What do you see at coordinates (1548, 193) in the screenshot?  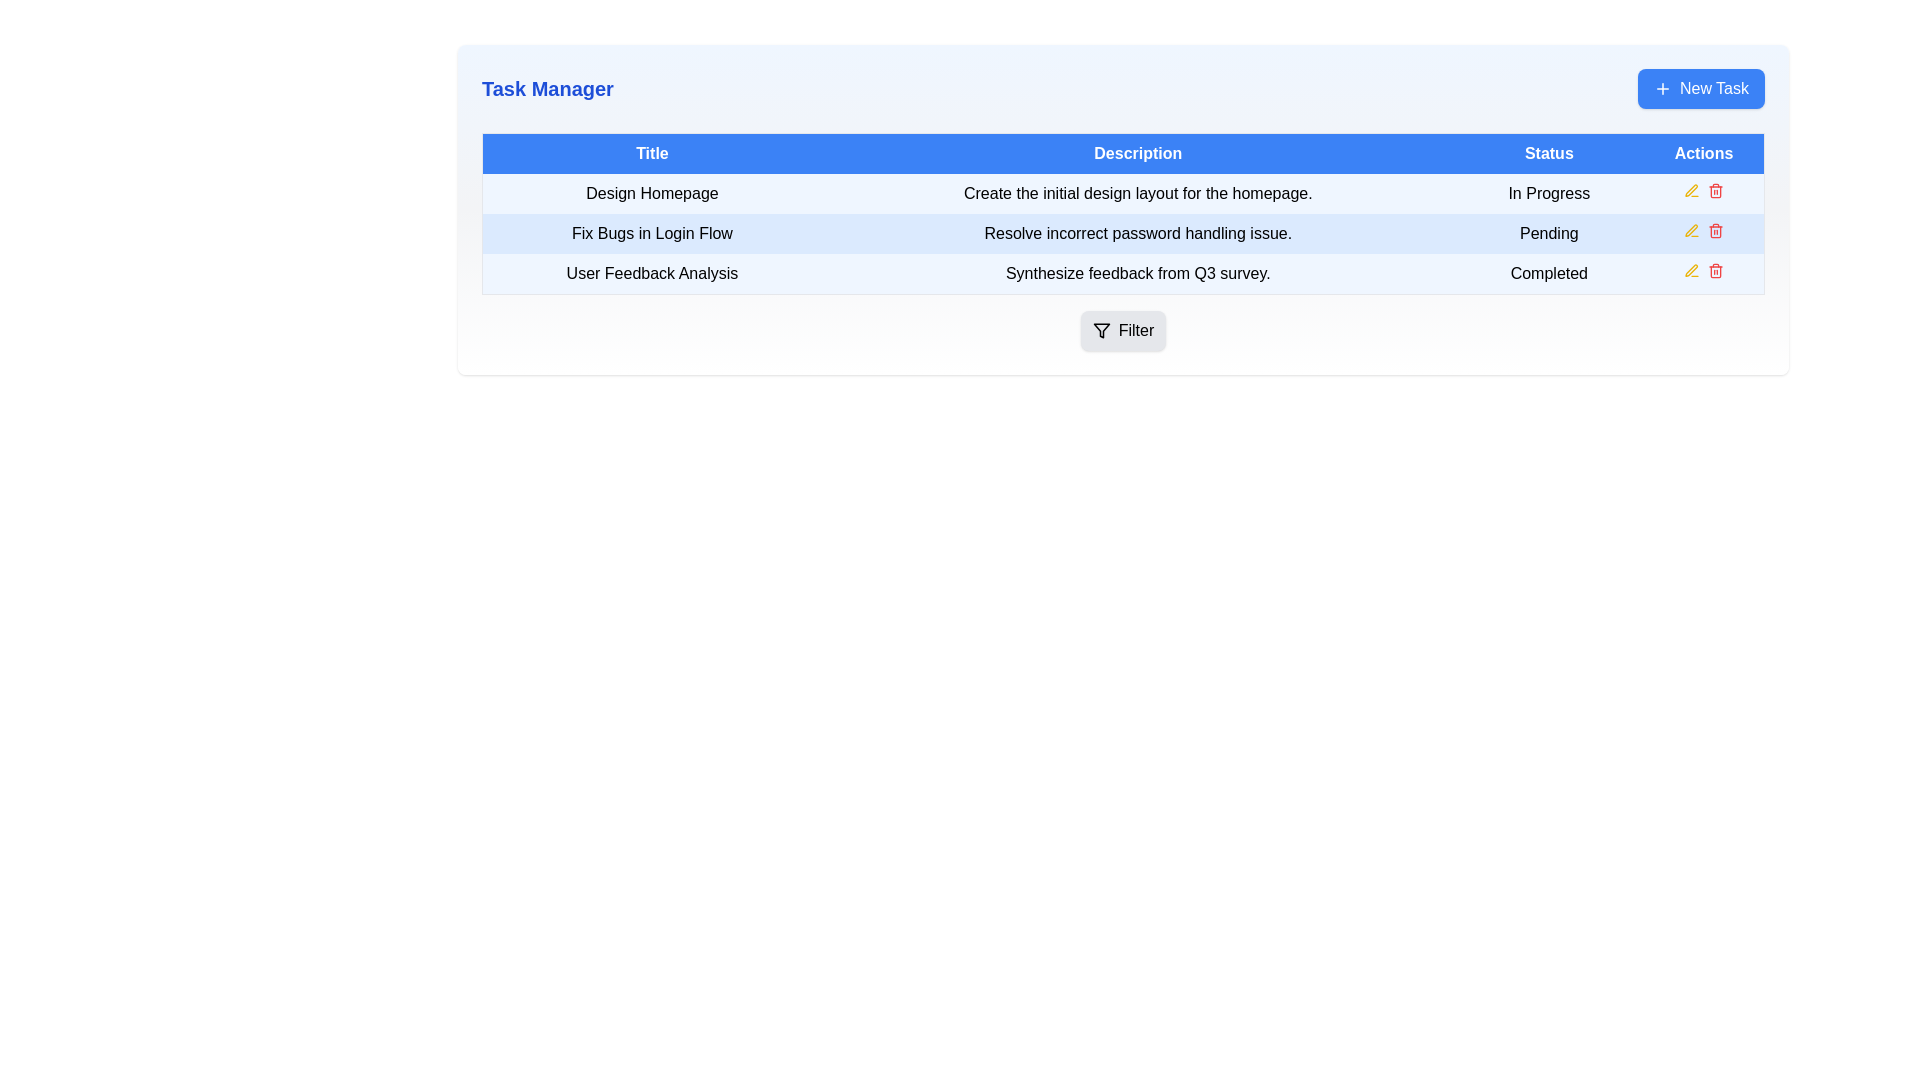 I see `the static text label indicating the status of the task titled 'Design Homepage' located in the first row and third column of the task table` at bounding box center [1548, 193].